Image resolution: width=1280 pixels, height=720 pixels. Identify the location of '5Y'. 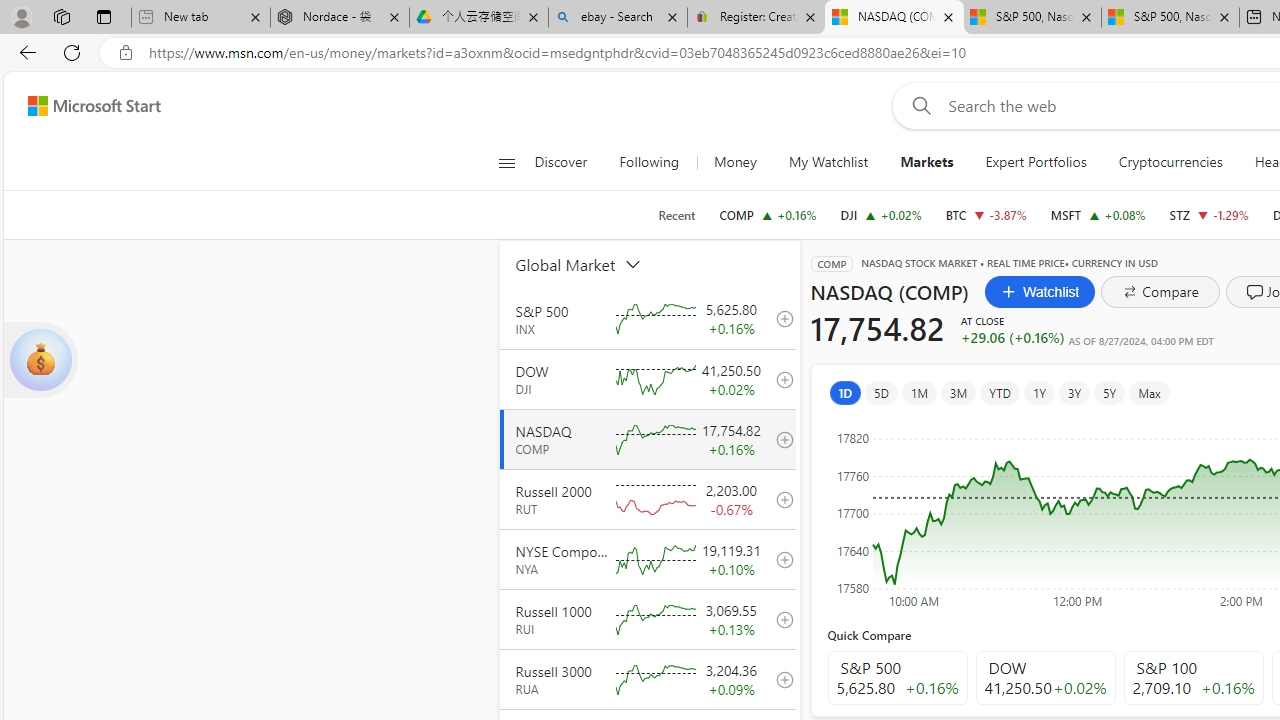
(1109, 392).